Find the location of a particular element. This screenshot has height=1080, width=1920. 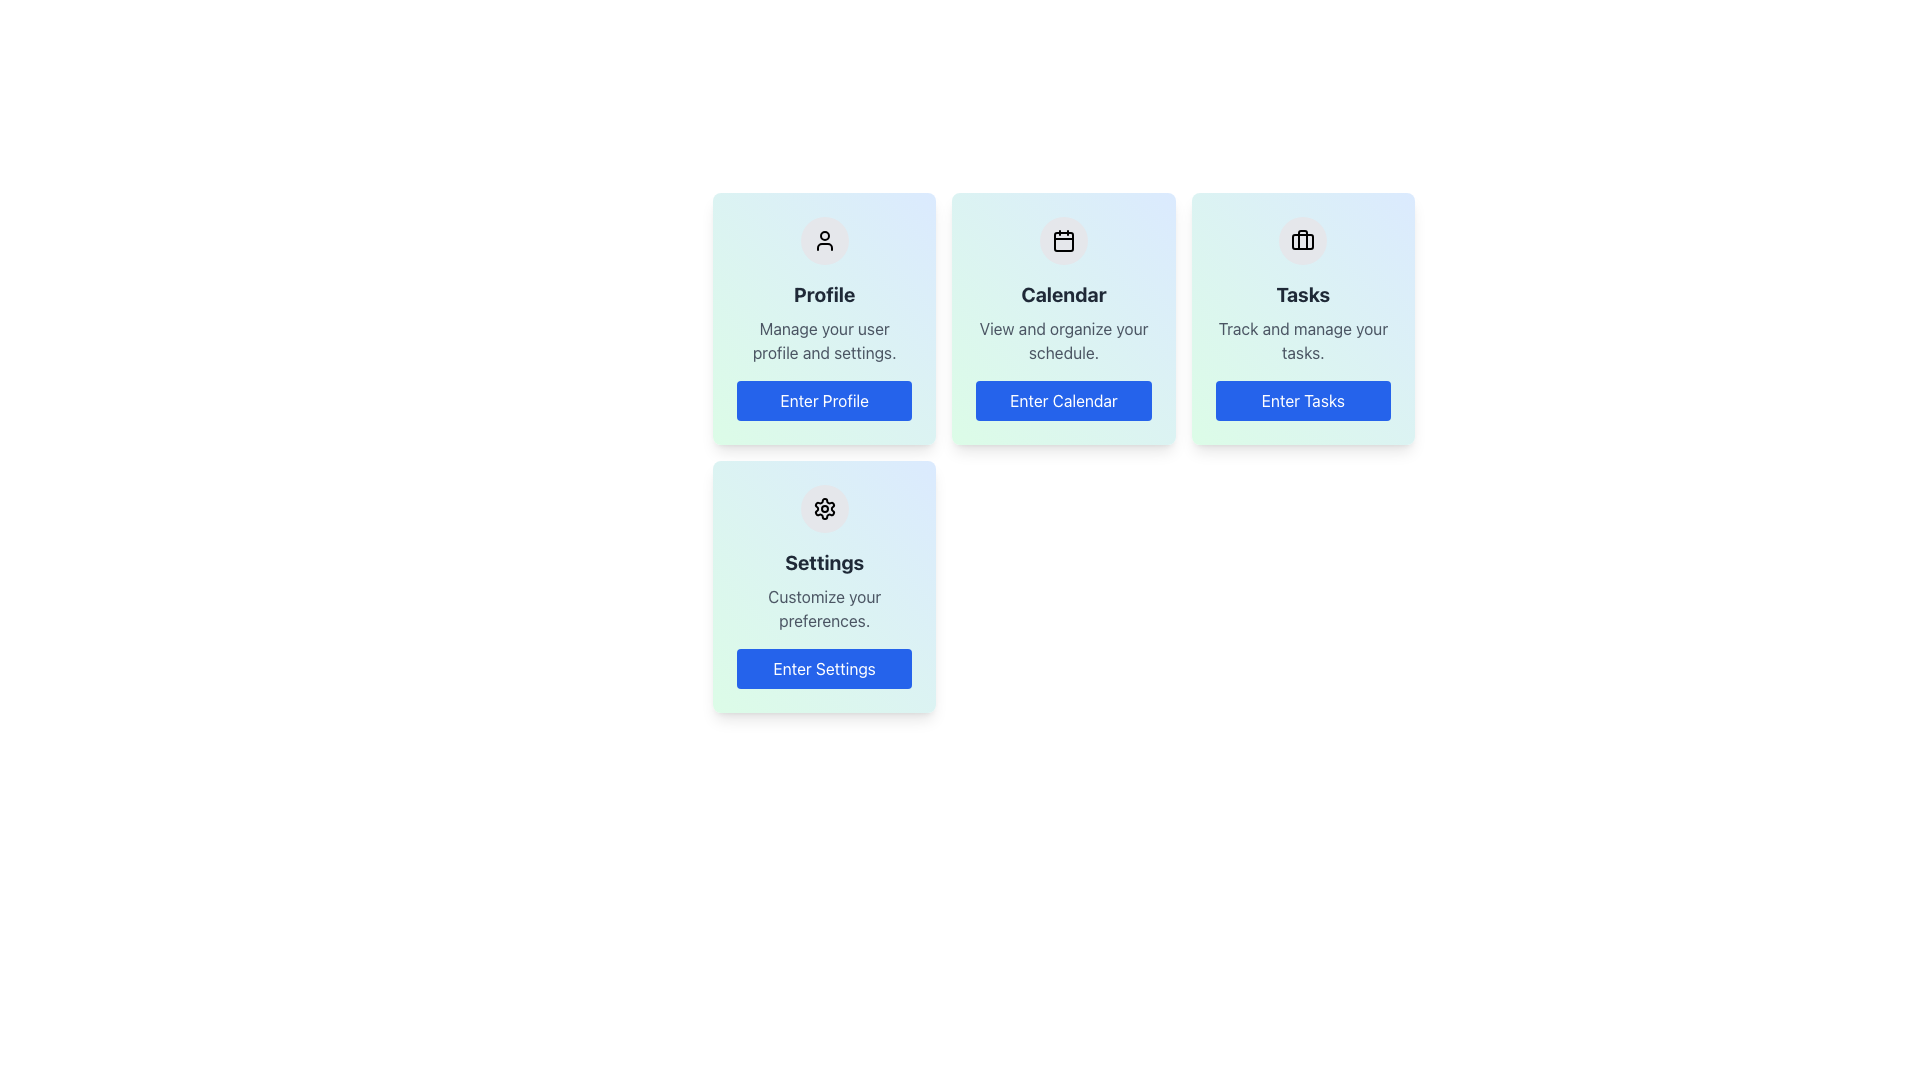

the decorative 'Tasks' icon located centrally in the upper section of the third card in a horizontal row of four cards is located at coordinates (1303, 239).